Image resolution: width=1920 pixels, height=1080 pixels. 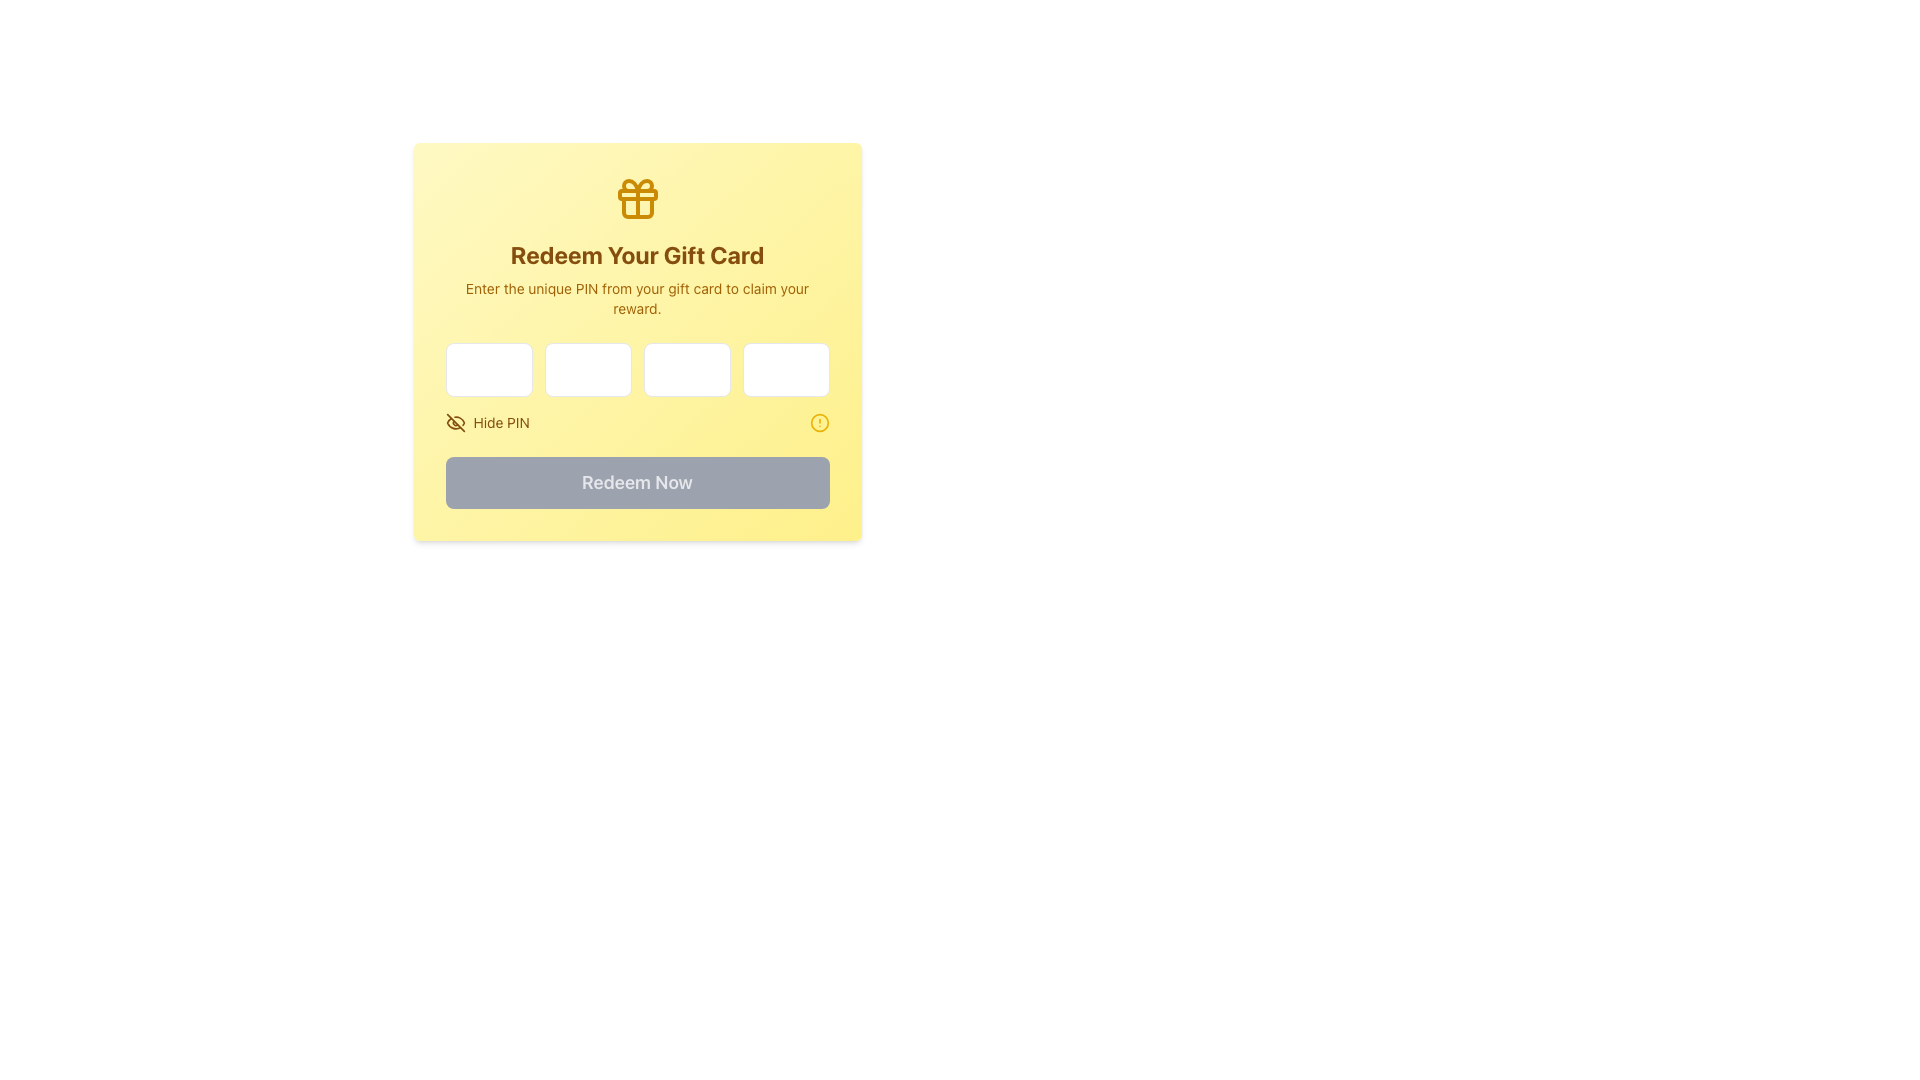 I want to click on the informational section at the top of the form that instructs users to enter their gift card PIN, which is located within a yellow-themed card layout, so click(x=636, y=245).